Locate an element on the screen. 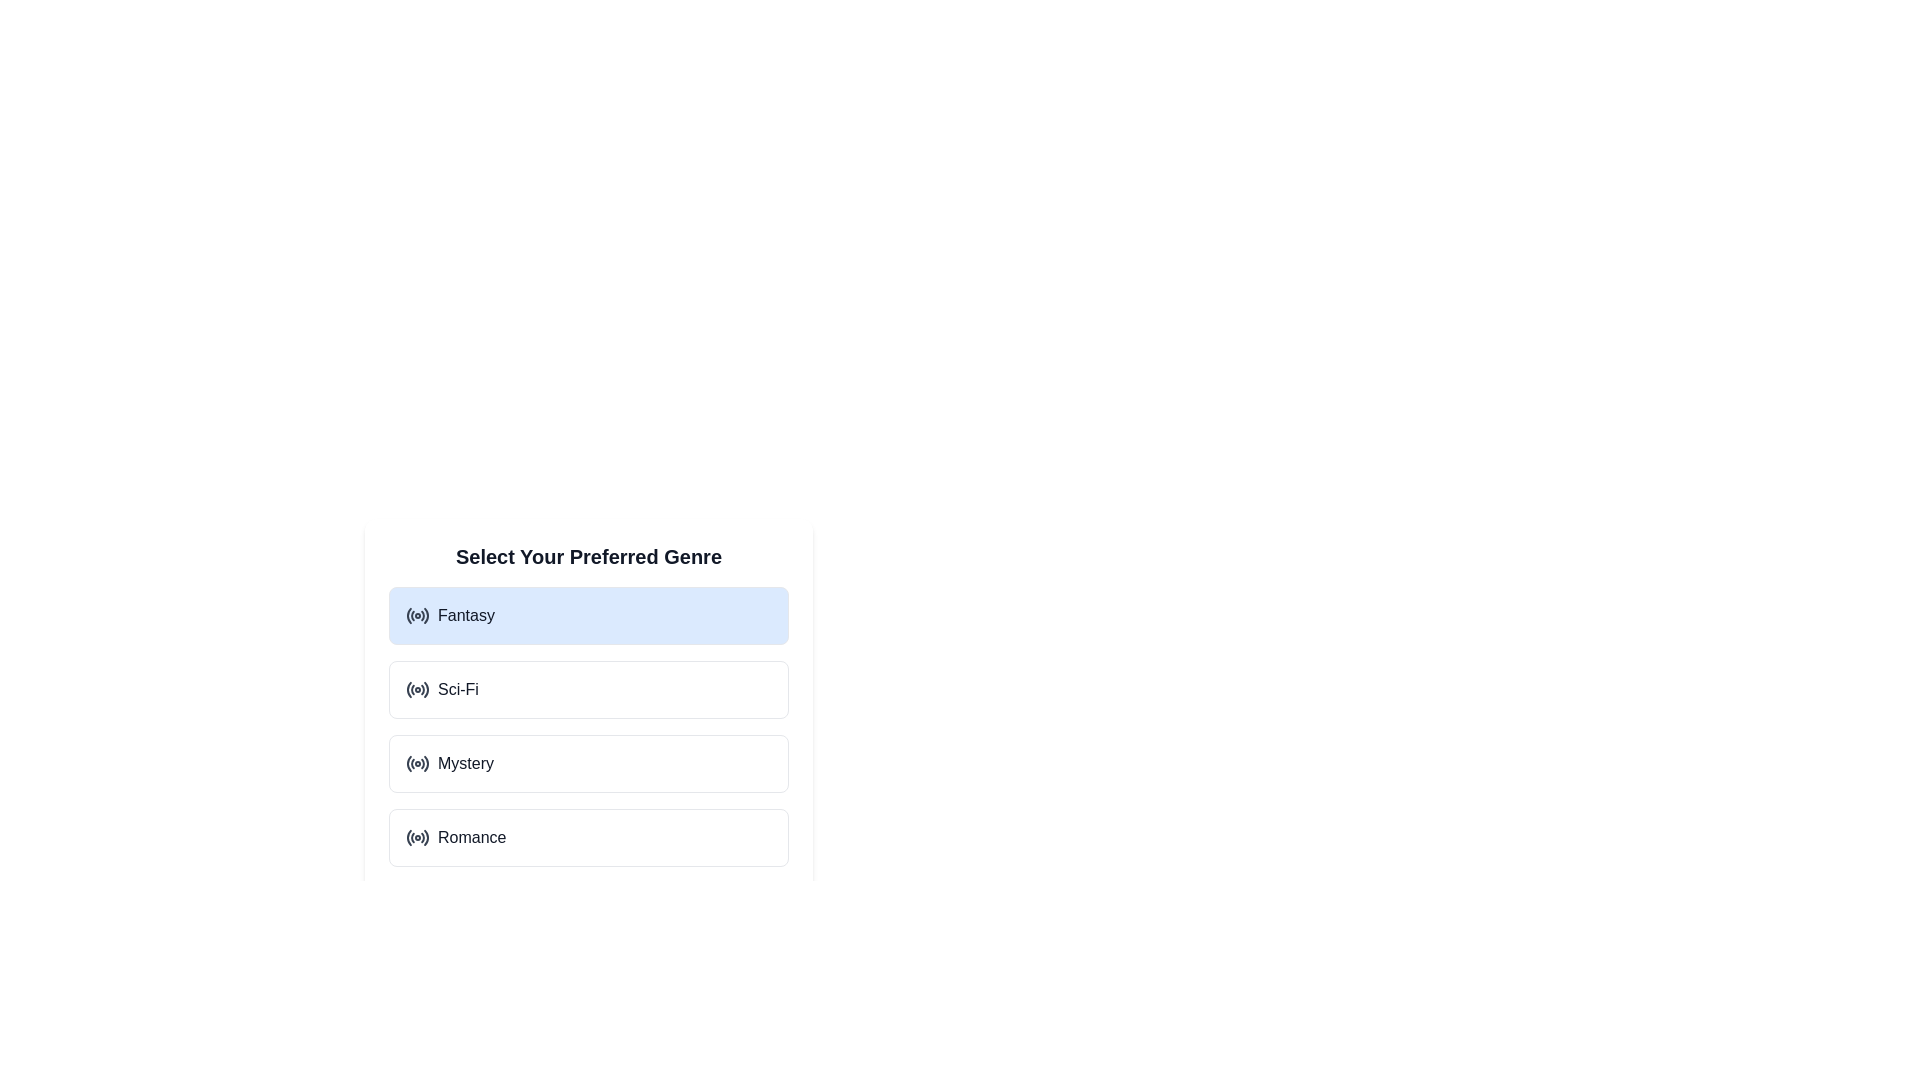 The height and width of the screenshot is (1080, 1920). the circular radio button styled element that features a central dot and is labeled 'Fantasy' is located at coordinates (416, 615).